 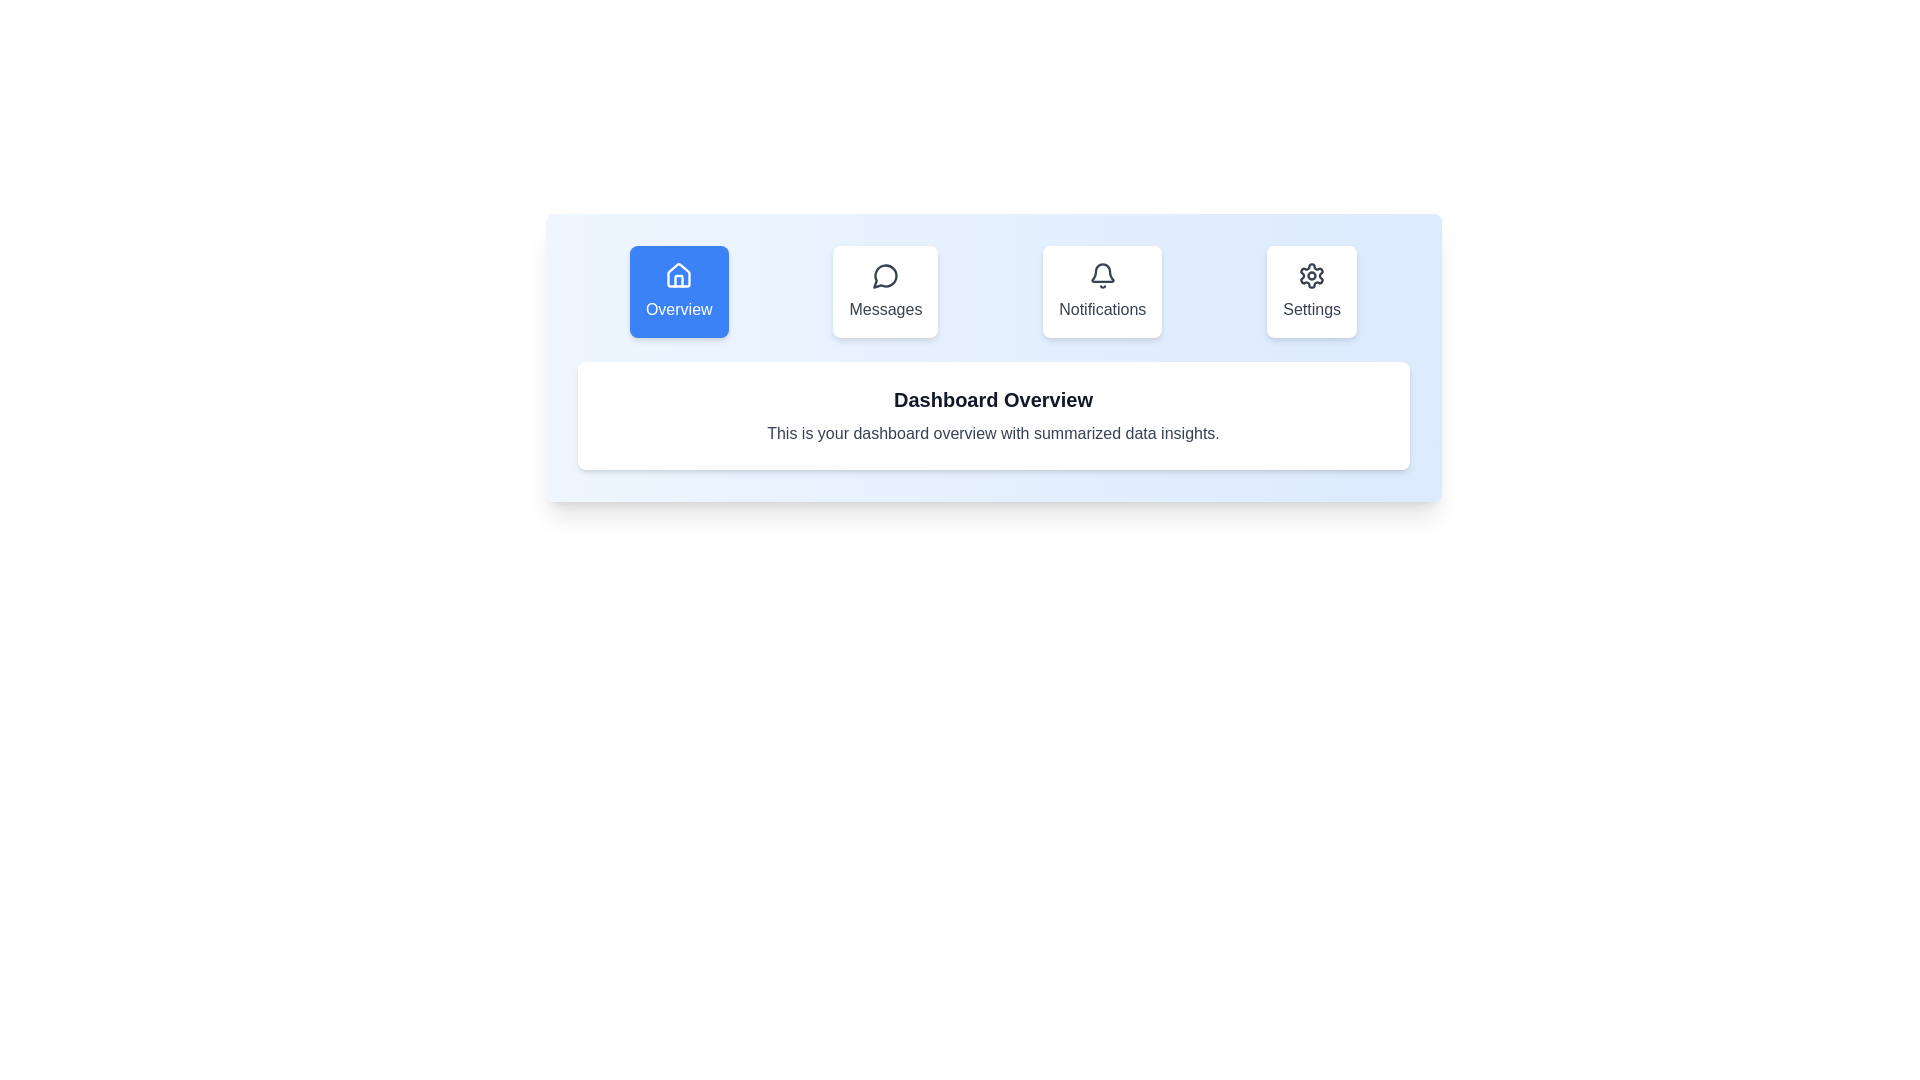 I want to click on heading and description from the Informative block located below the navigation icons on the dashboard interface, so click(x=993, y=415).